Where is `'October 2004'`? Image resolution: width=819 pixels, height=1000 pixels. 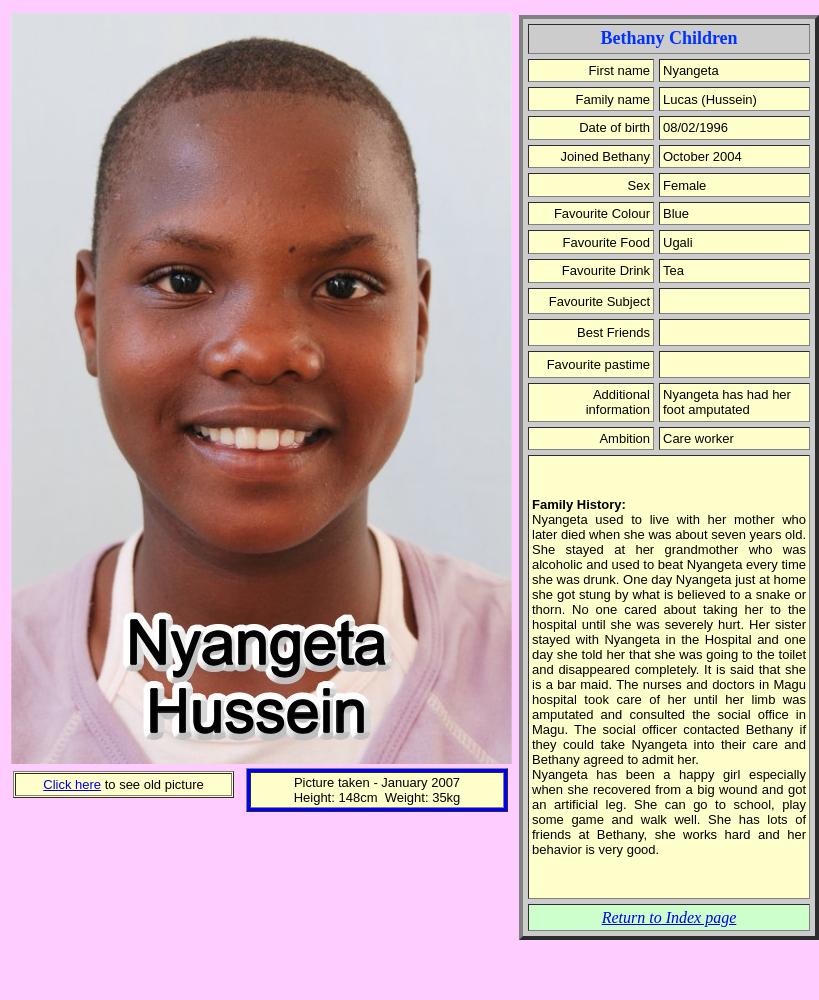 'October 2004' is located at coordinates (662, 155).